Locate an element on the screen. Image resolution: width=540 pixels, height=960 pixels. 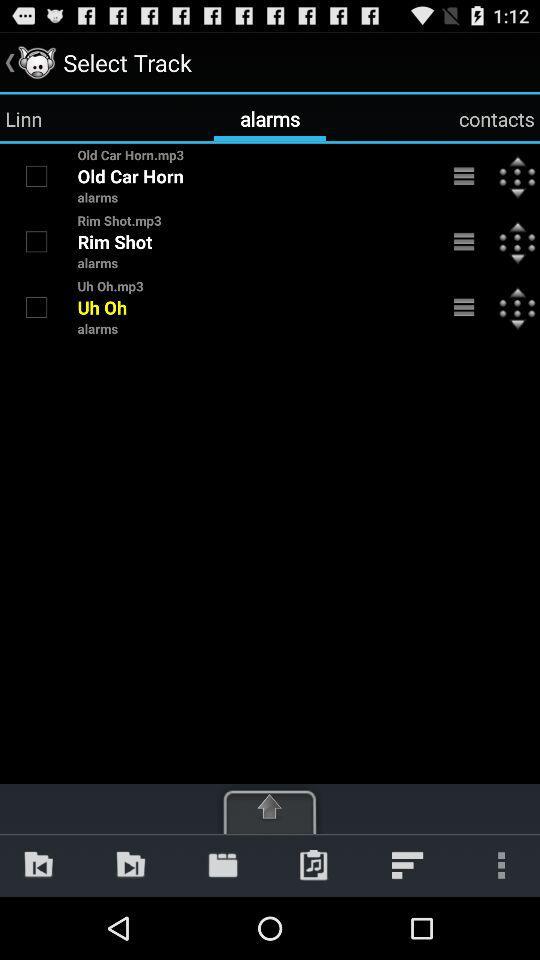
the empty box left to the old car horn is located at coordinates (36, 174).